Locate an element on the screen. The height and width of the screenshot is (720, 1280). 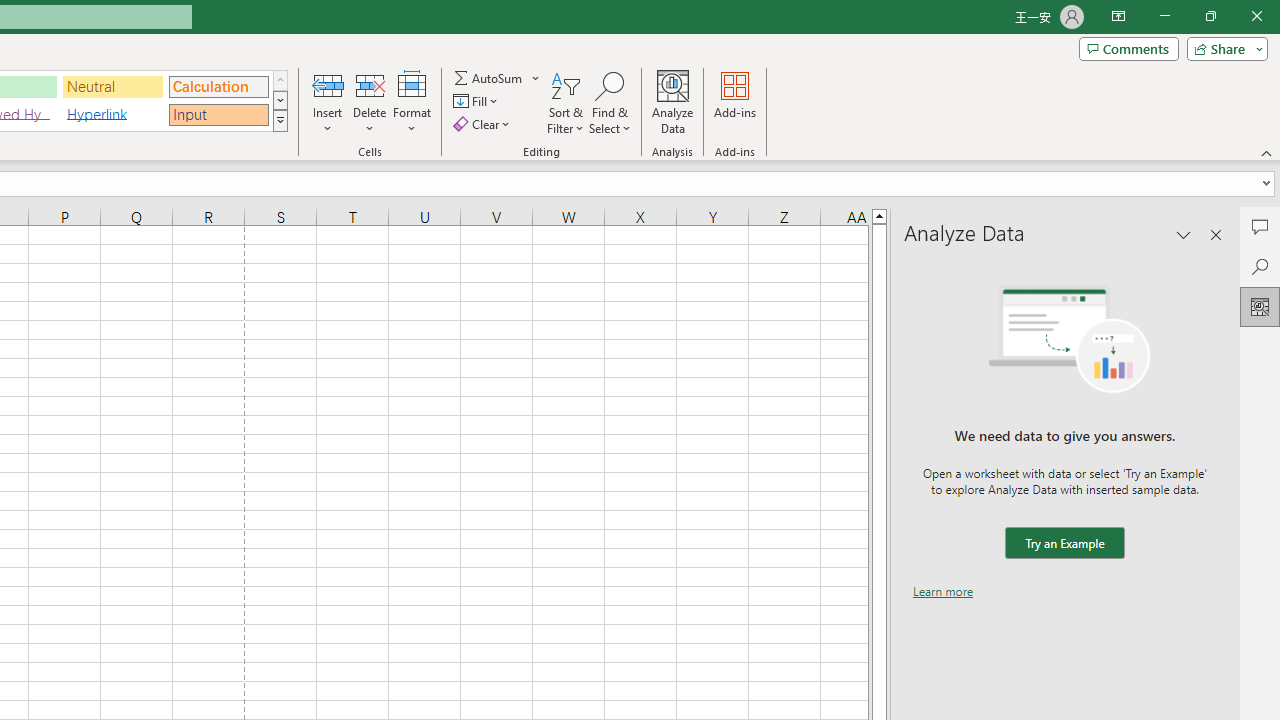
'Neutral' is located at coordinates (112, 85).